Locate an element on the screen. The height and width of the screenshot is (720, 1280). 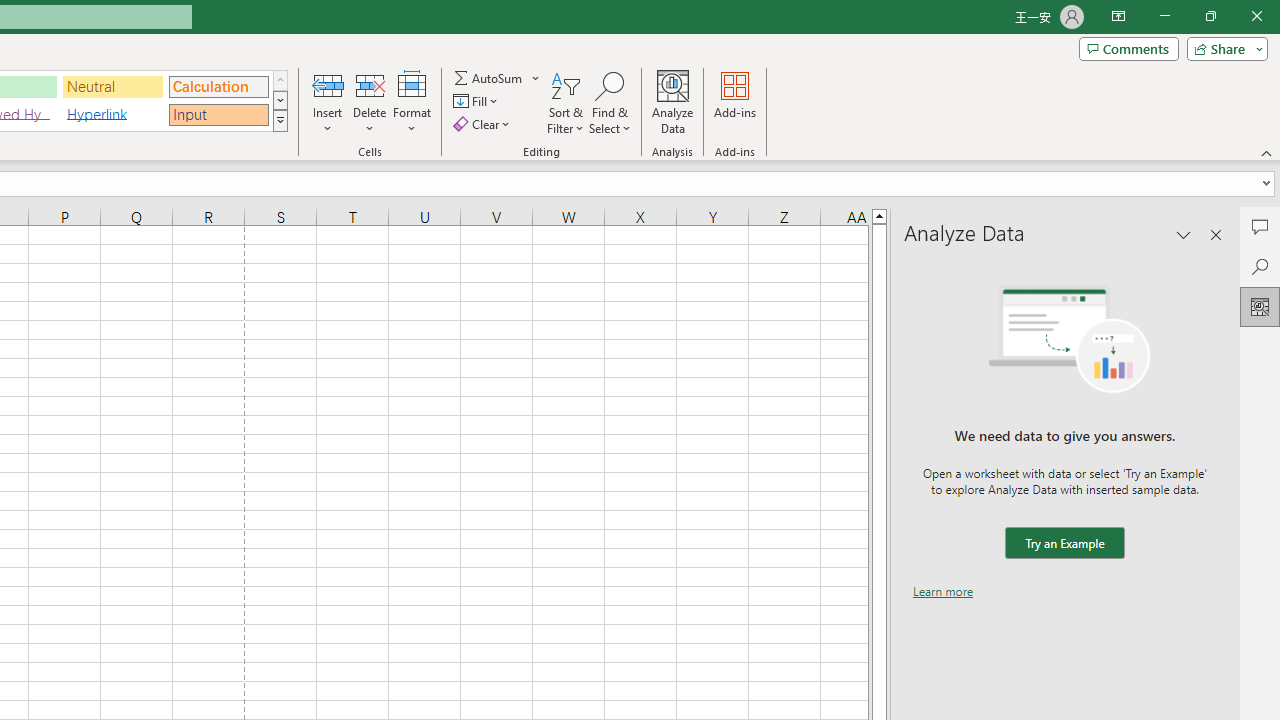
'Neutral' is located at coordinates (112, 85).